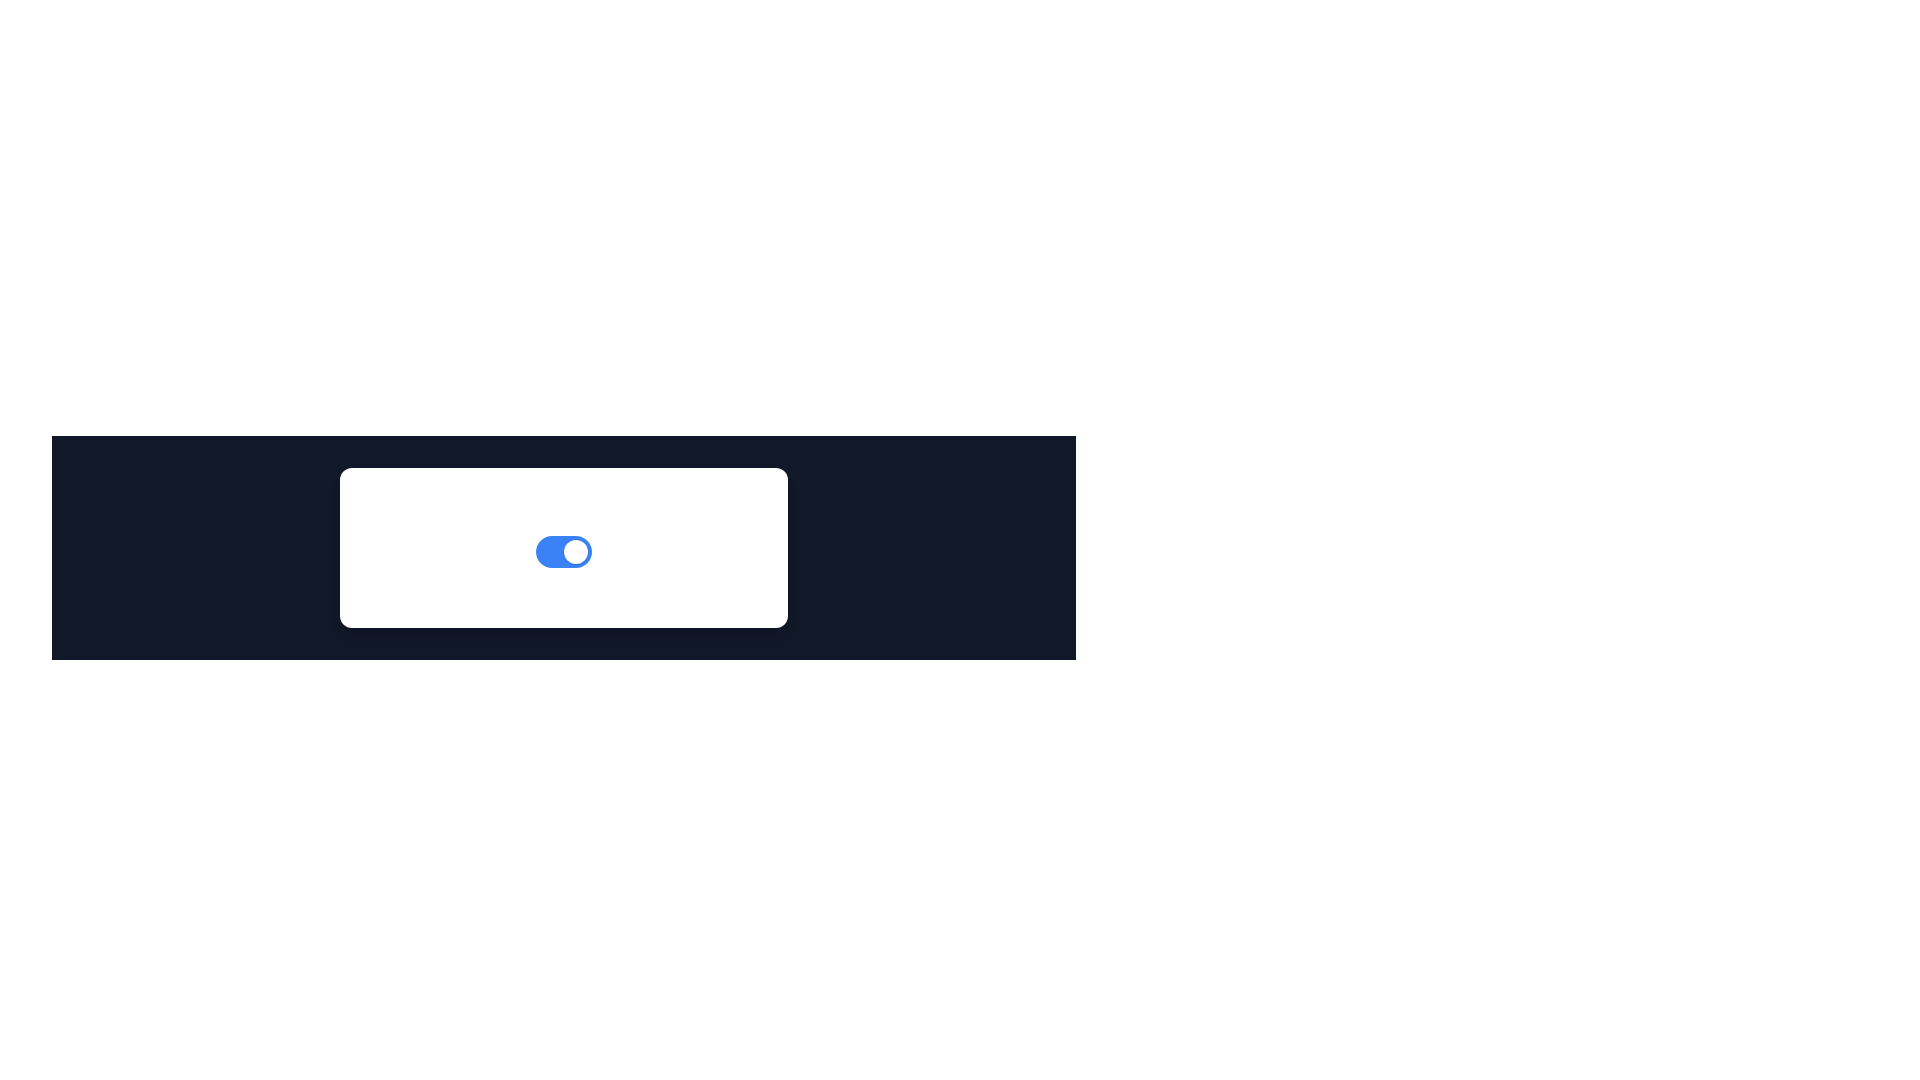 This screenshot has height=1080, width=1920. Describe the element at coordinates (563, 551) in the screenshot. I see `the rounded rectangular toggle switch with a blue background and a white knob, which is currently indicating an active state` at that location.